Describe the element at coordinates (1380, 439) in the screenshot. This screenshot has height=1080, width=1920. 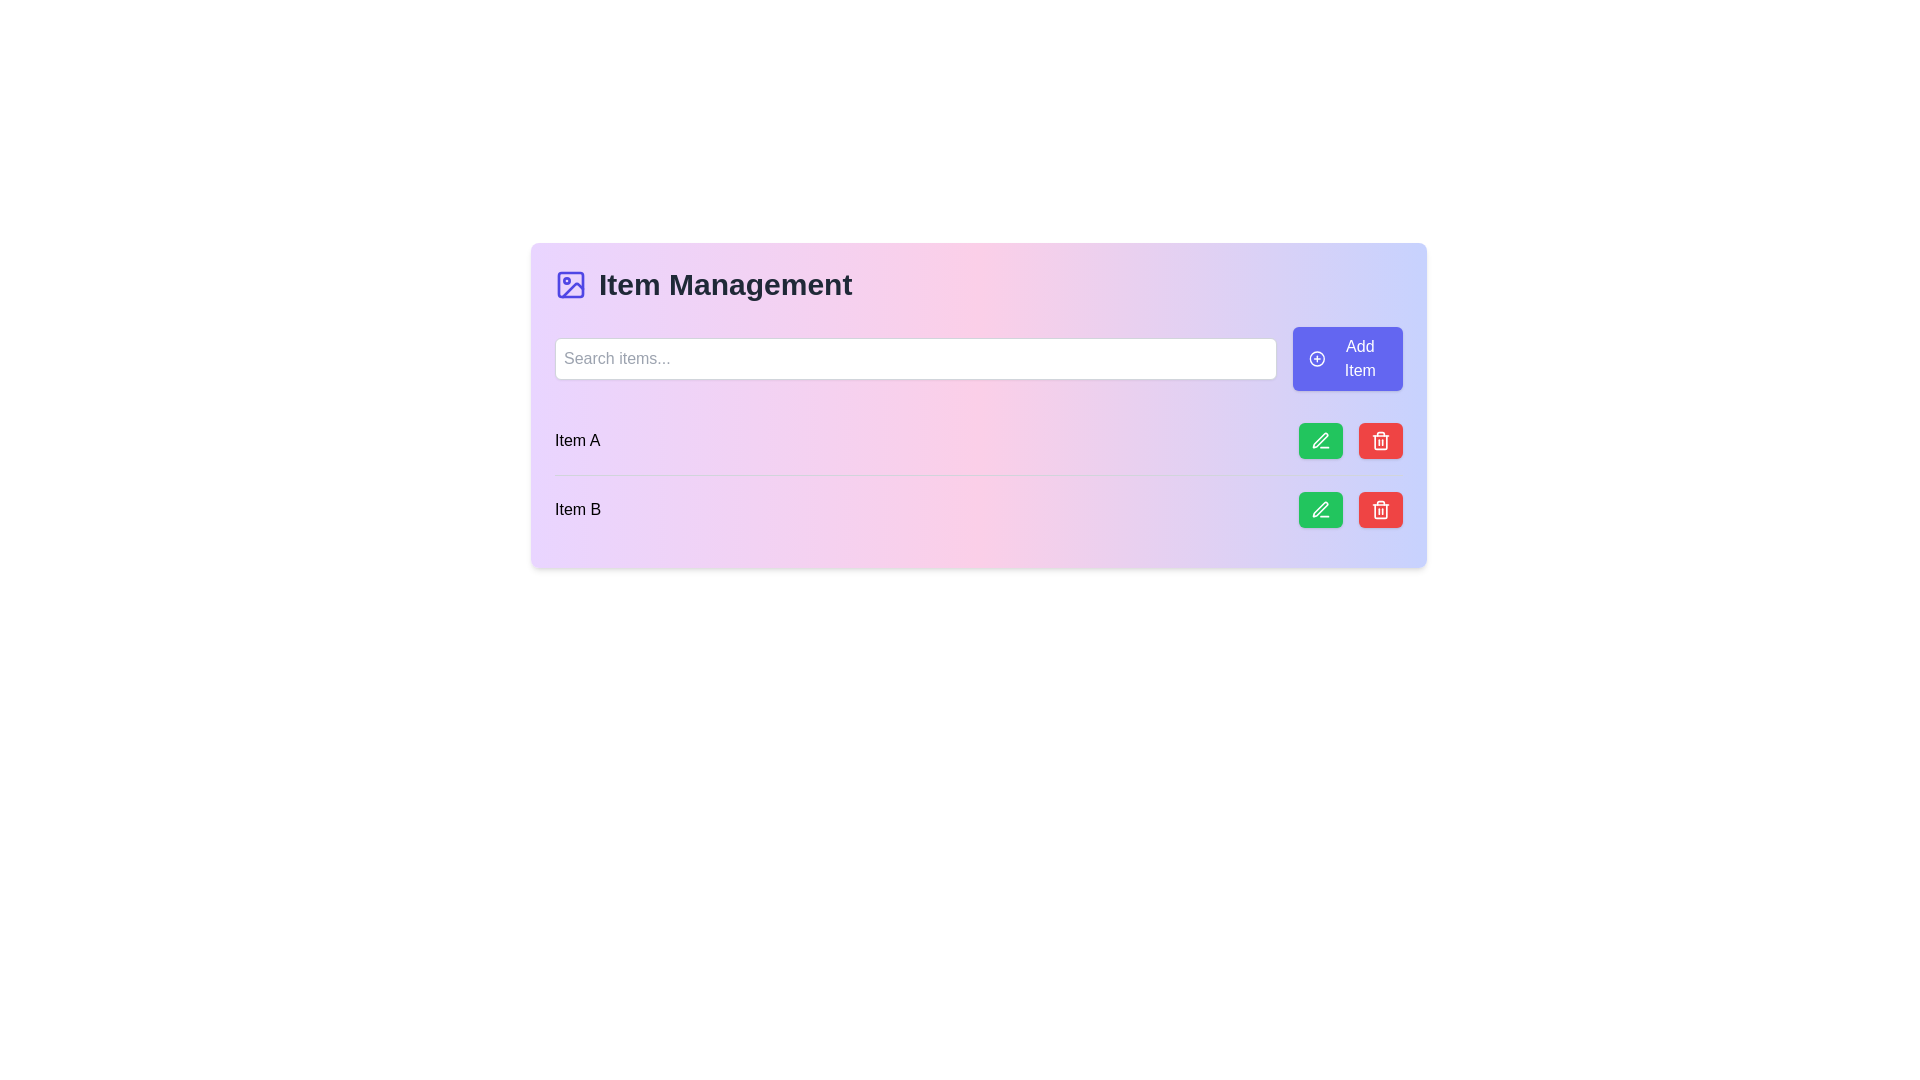
I see `the red rectangular button with a trash icon` at that location.